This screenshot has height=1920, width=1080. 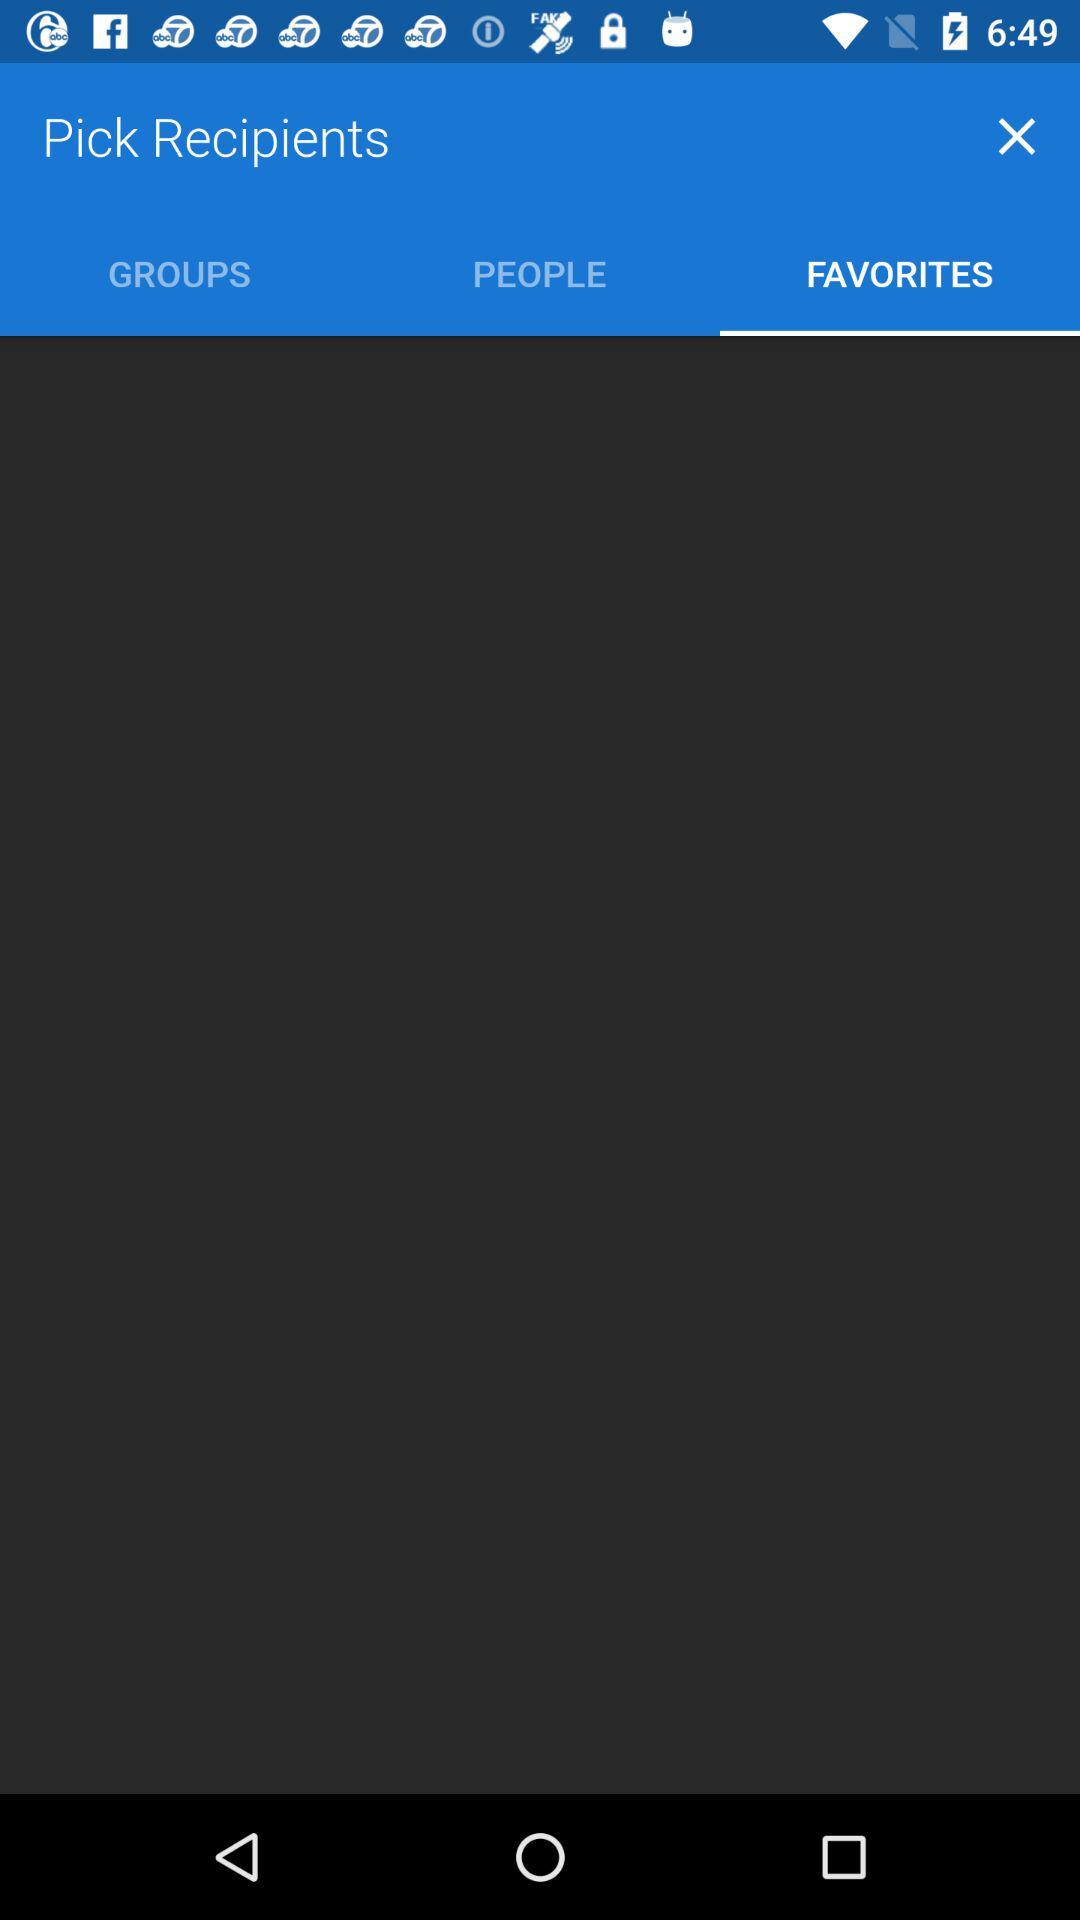 I want to click on the close icon, so click(x=1017, y=135).